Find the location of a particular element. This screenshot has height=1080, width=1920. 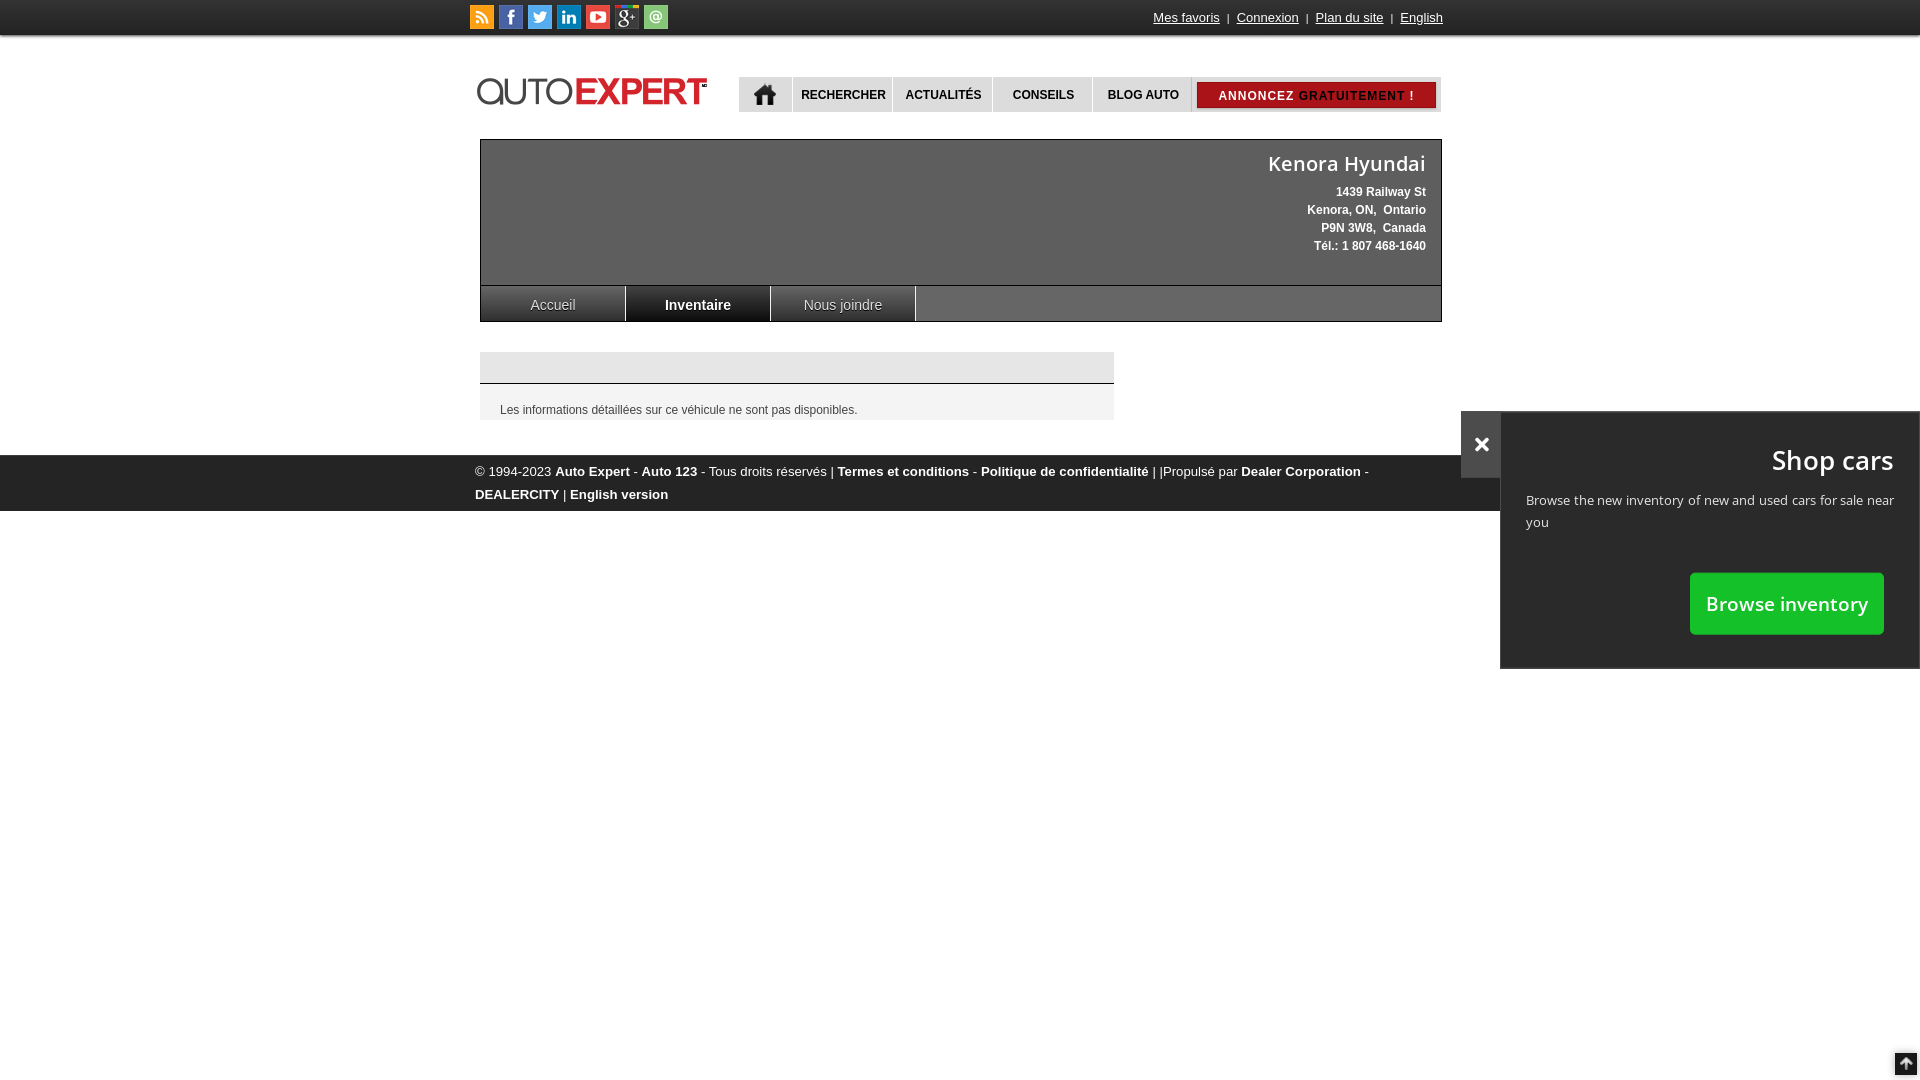

'Suivez autoExpert.ca sur Twitter' is located at coordinates (539, 24).